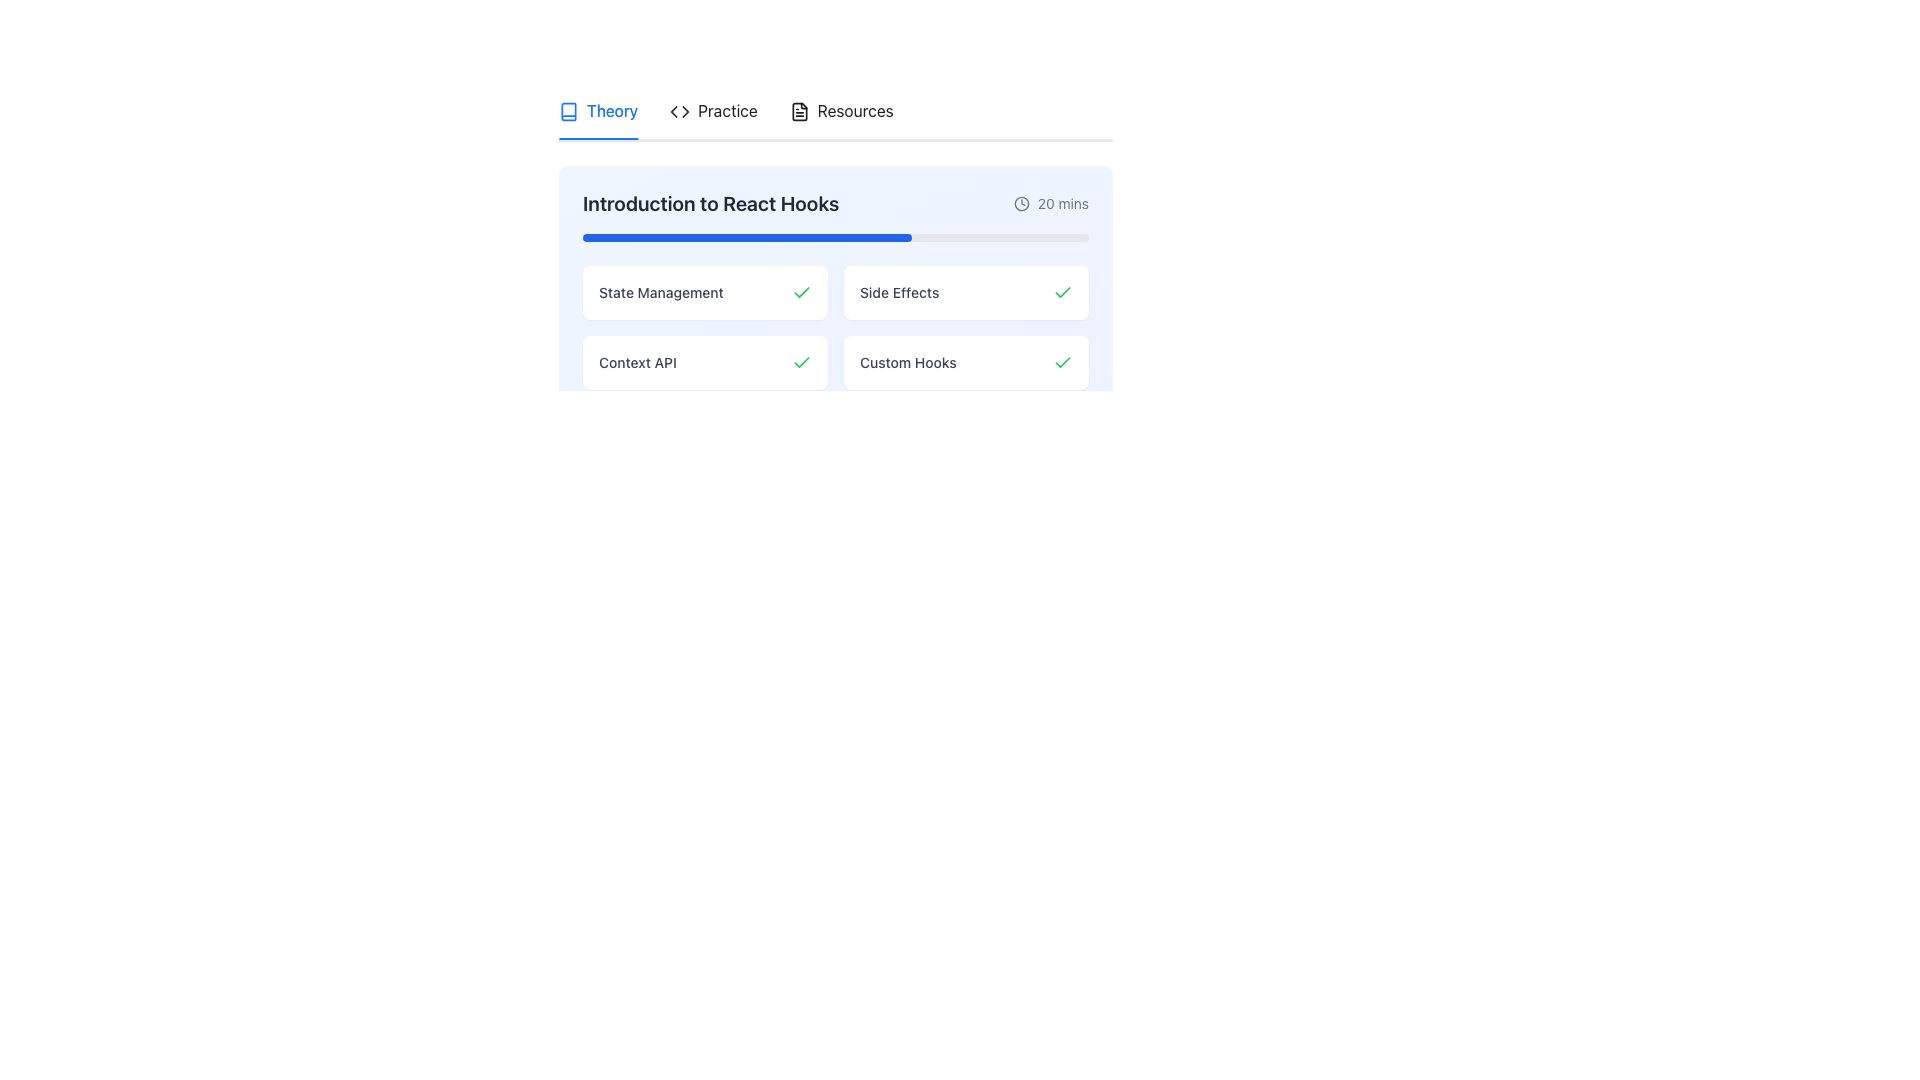  I want to click on the visual confirmation icon indicating the completion or activation of the 'Side Effects' module, located in the top-right corner of the 'Side Effects' section, so click(1061, 293).